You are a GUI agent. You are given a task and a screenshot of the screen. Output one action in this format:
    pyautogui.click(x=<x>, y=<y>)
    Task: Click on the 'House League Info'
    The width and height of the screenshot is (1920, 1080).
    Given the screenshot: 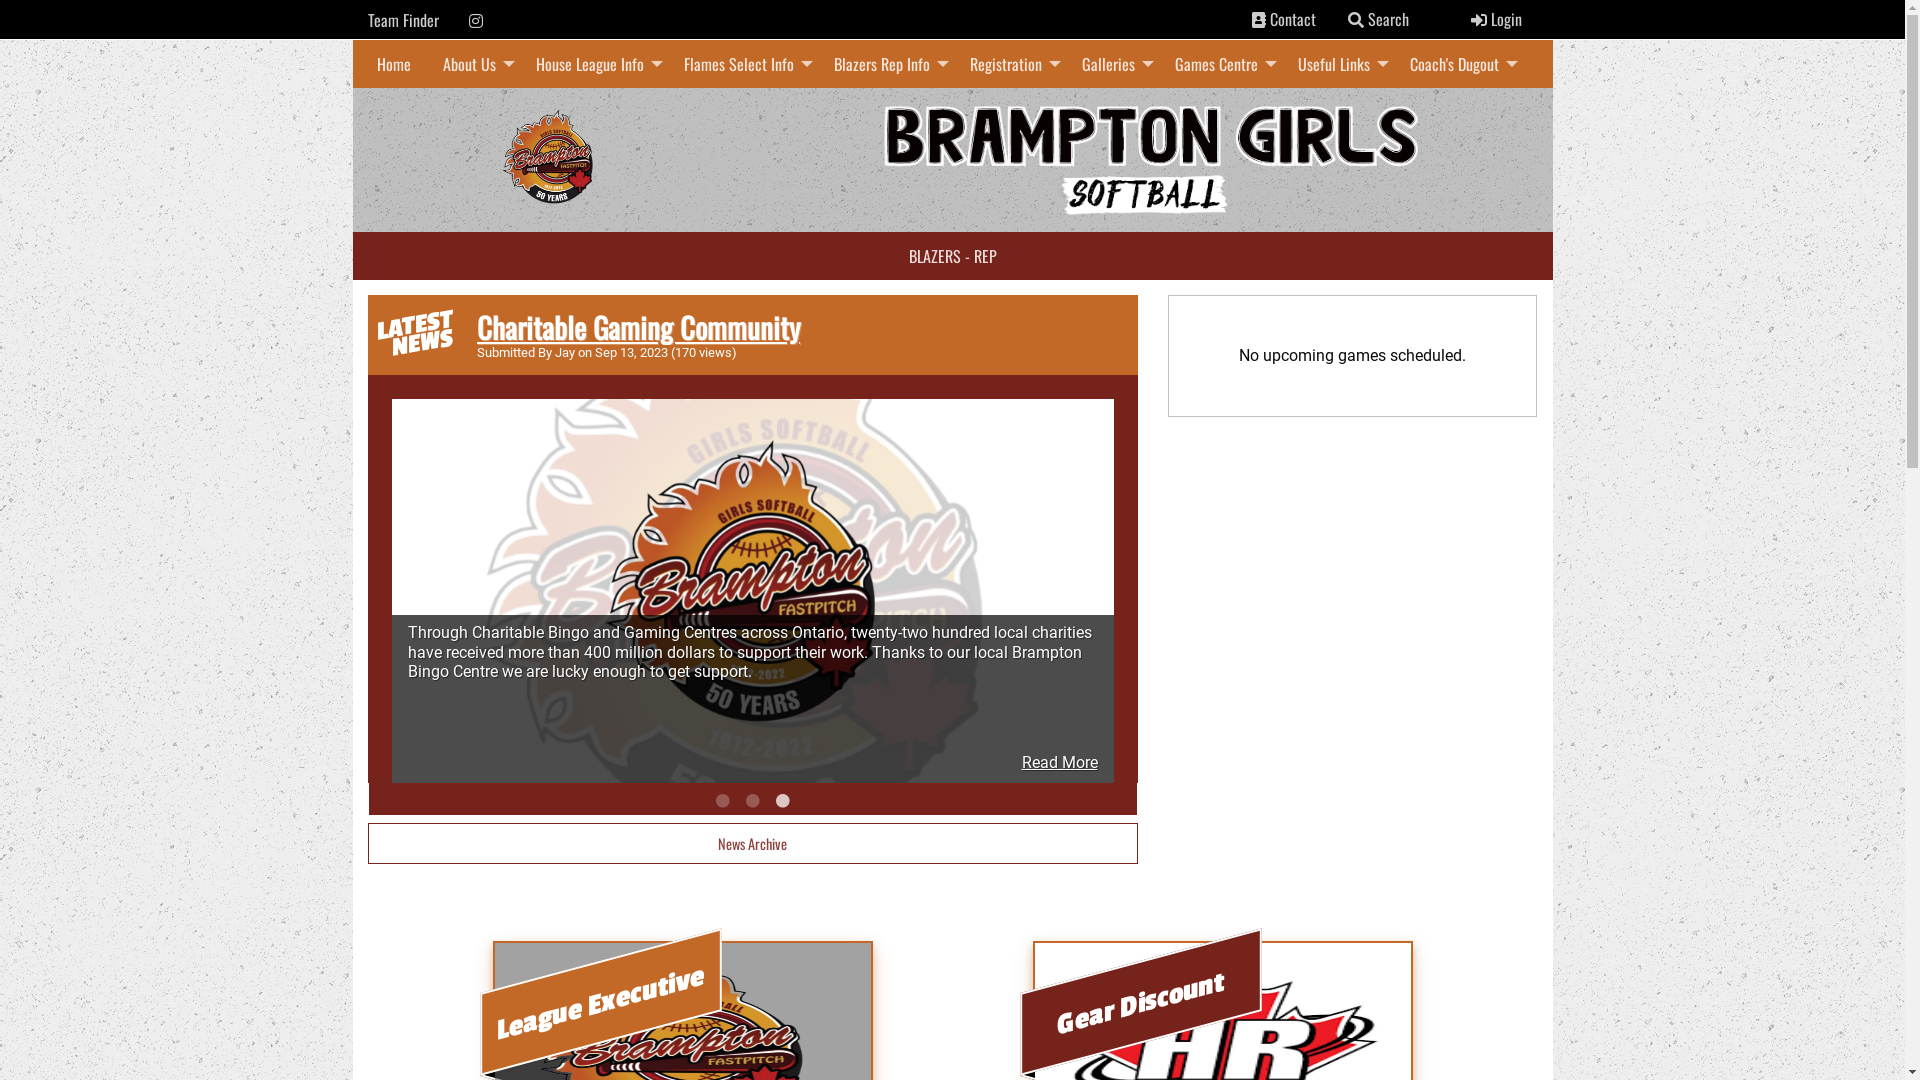 What is the action you would take?
    pyautogui.click(x=593, y=63)
    